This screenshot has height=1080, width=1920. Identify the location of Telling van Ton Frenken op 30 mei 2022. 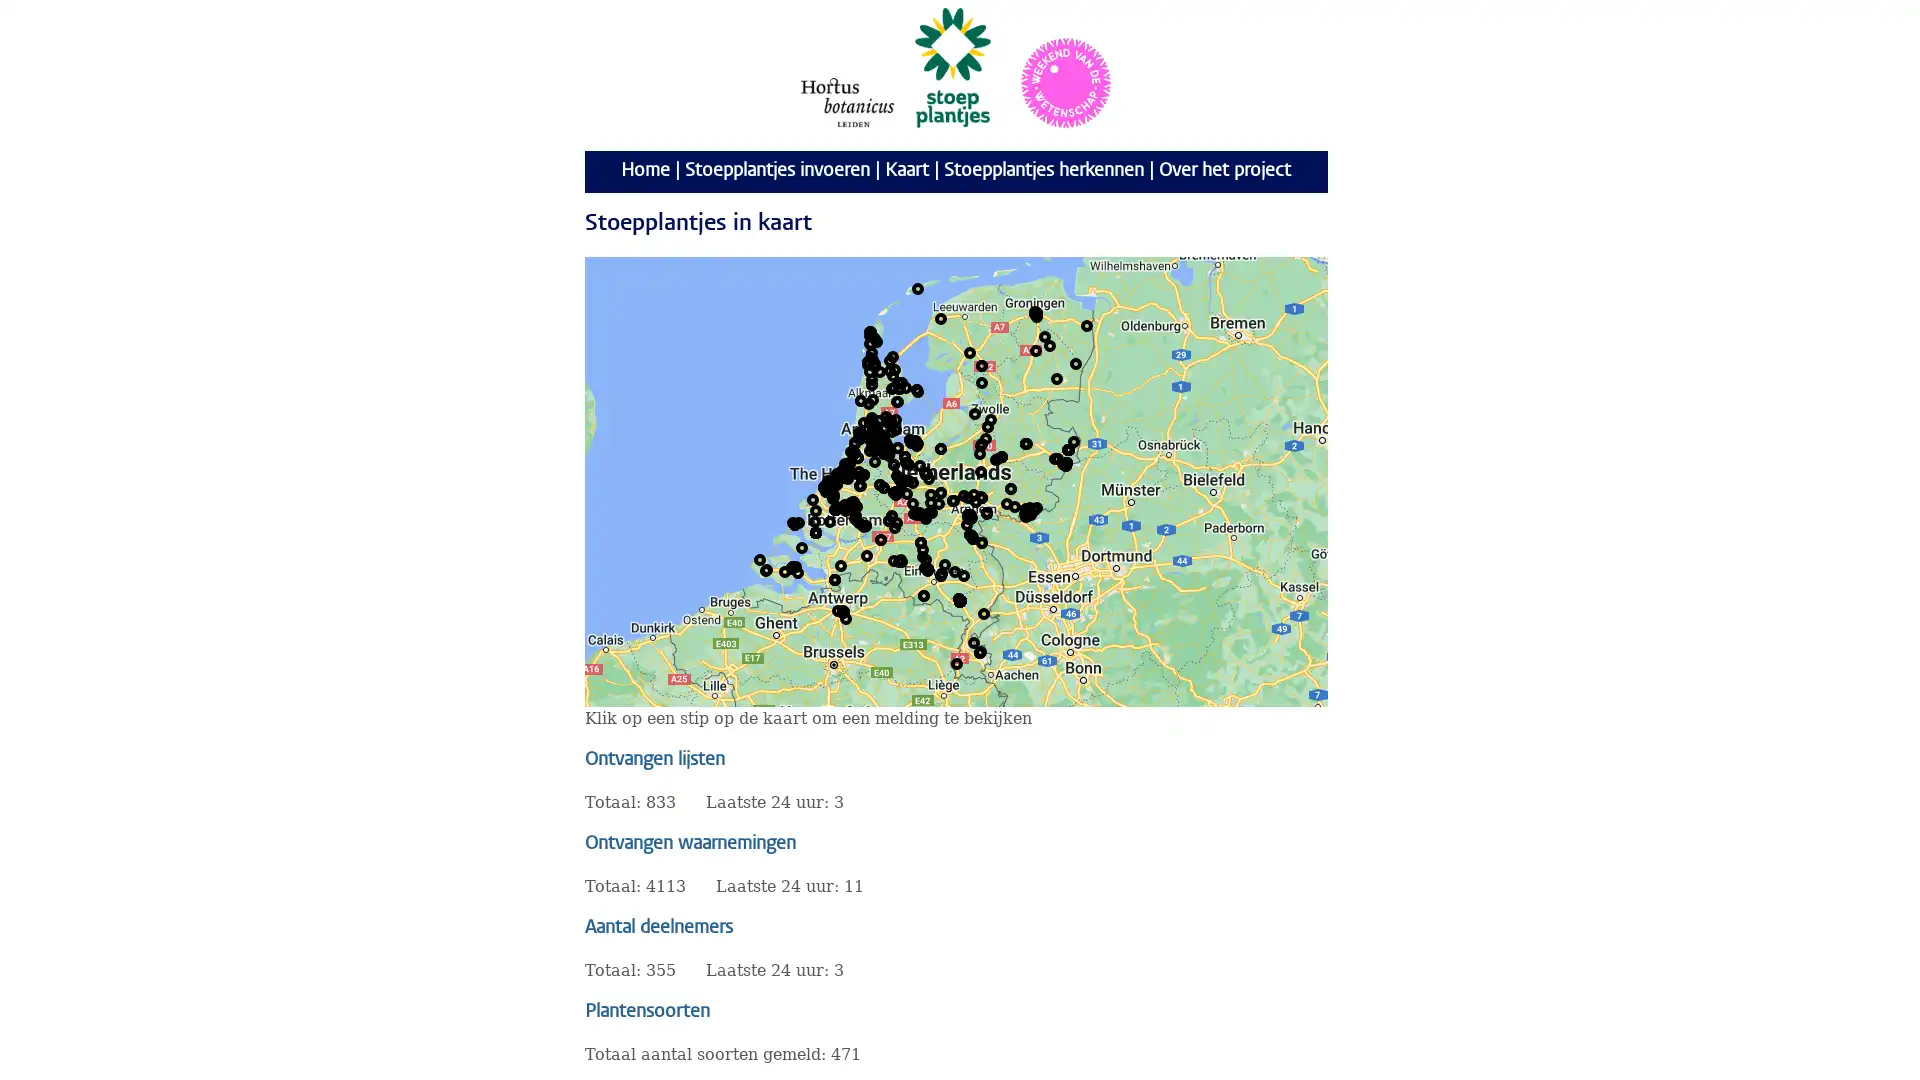
(960, 600).